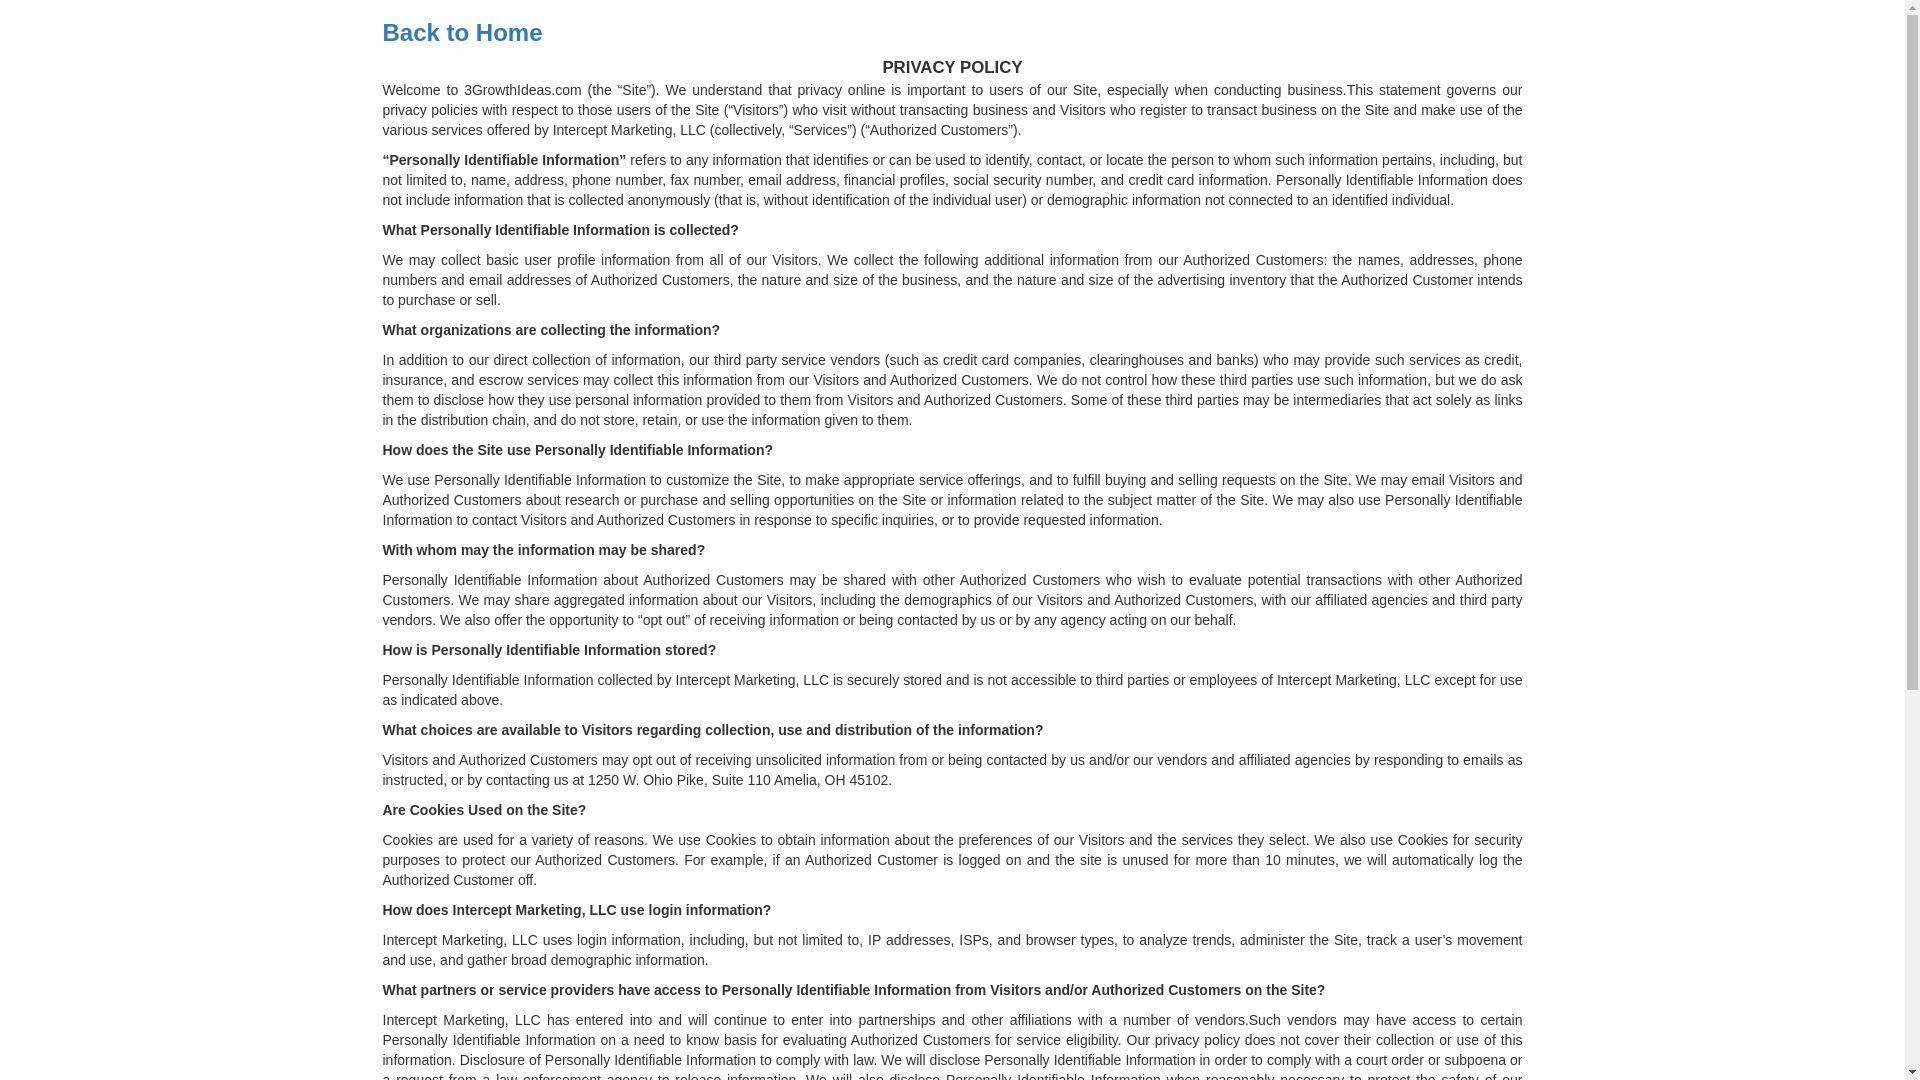 The height and width of the screenshot is (1080, 1920). I want to click on 'Back to Home', so click(460, 32).